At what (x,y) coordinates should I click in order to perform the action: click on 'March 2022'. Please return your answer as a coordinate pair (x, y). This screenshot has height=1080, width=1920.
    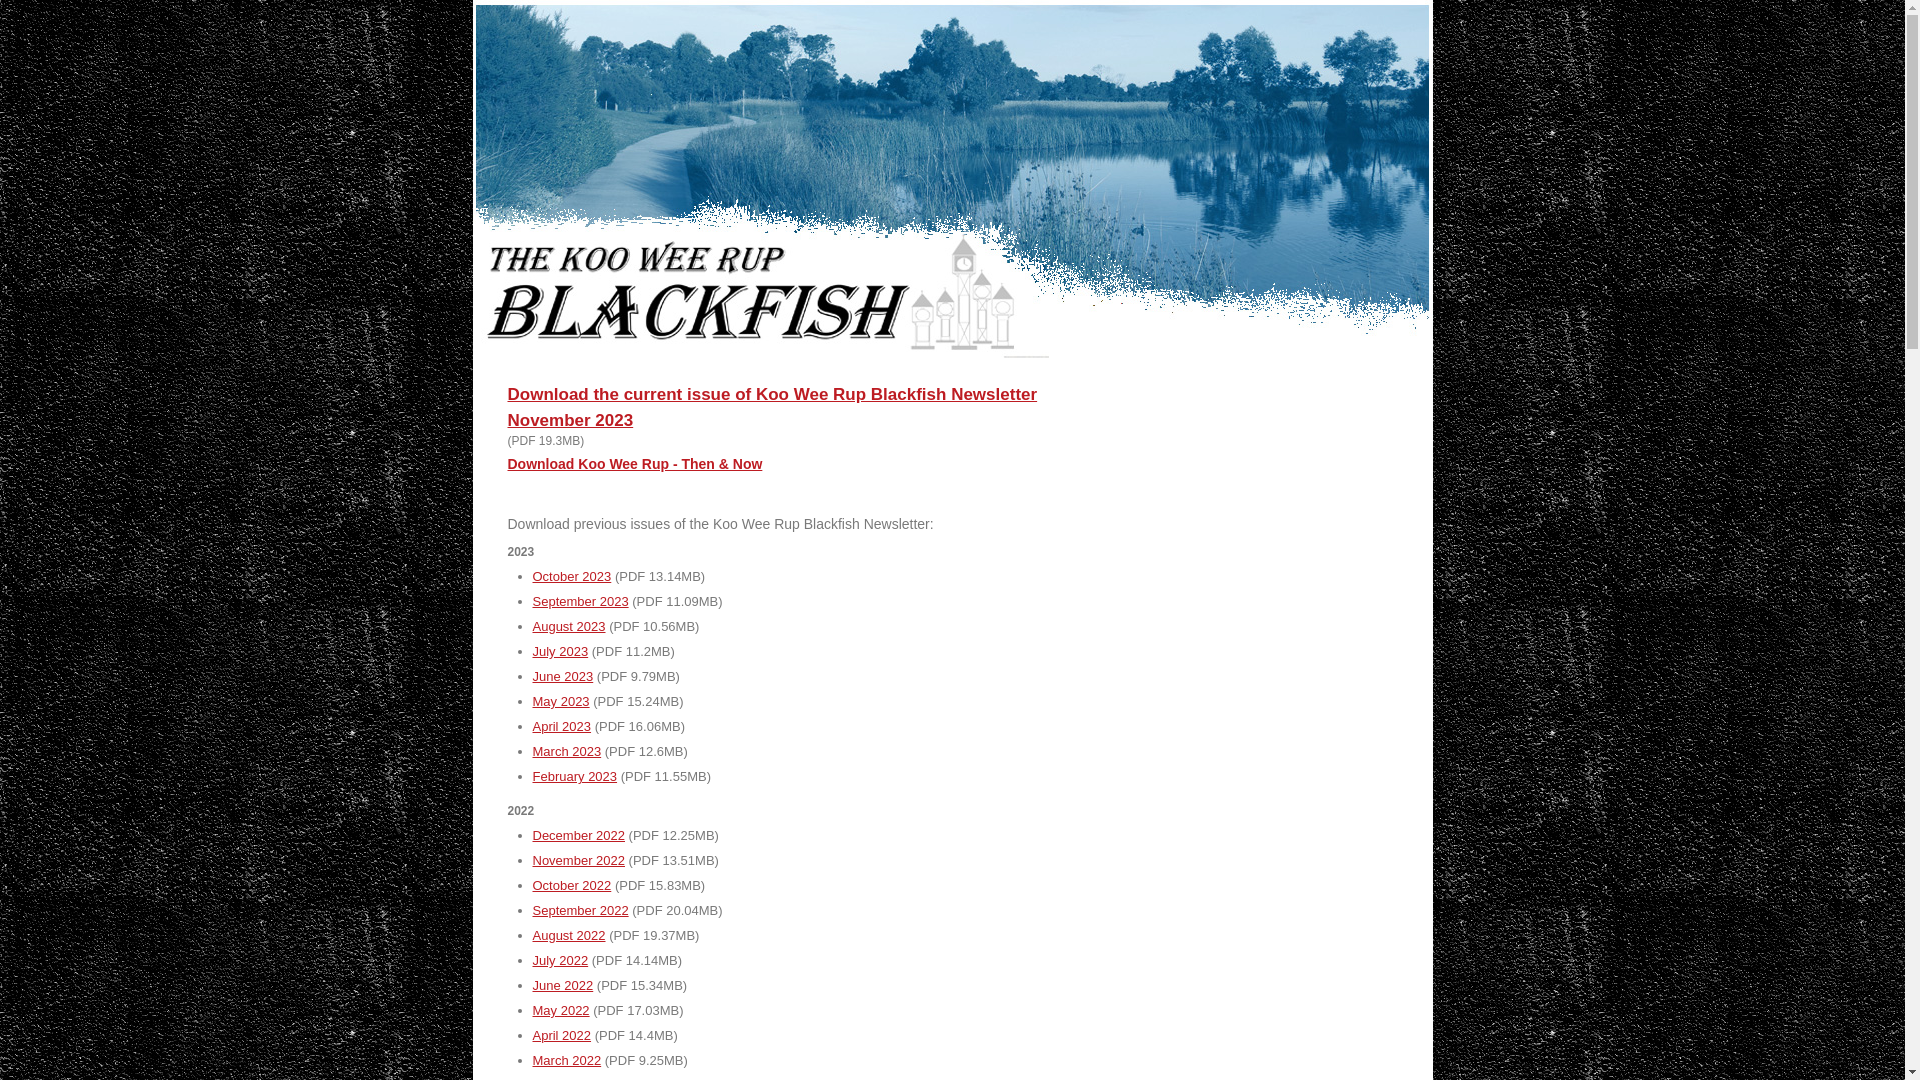
    Looking at the image, I should click on (565, 1059).